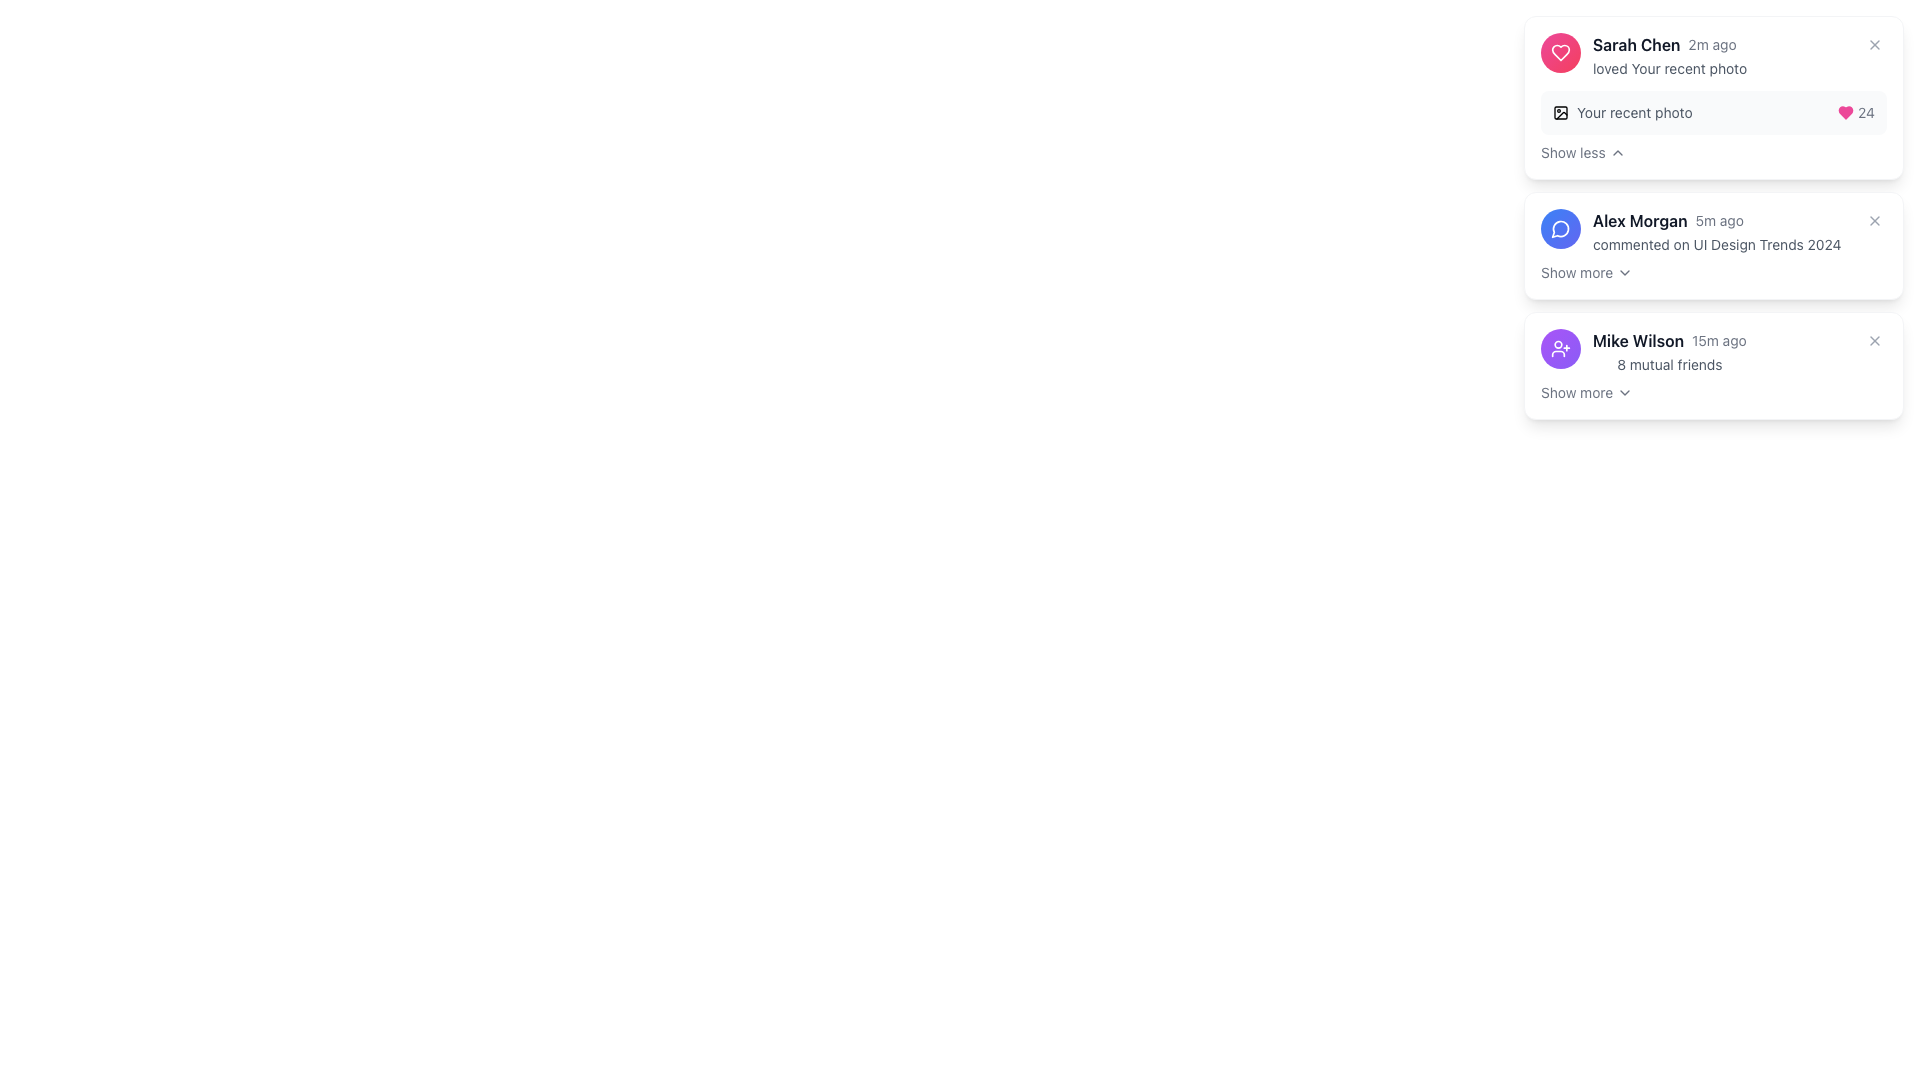  I want to click on the heart-shaped SVG icon filled with pink color located in the top-right card, to the left of the numeric label '24', so click(1845, 112).